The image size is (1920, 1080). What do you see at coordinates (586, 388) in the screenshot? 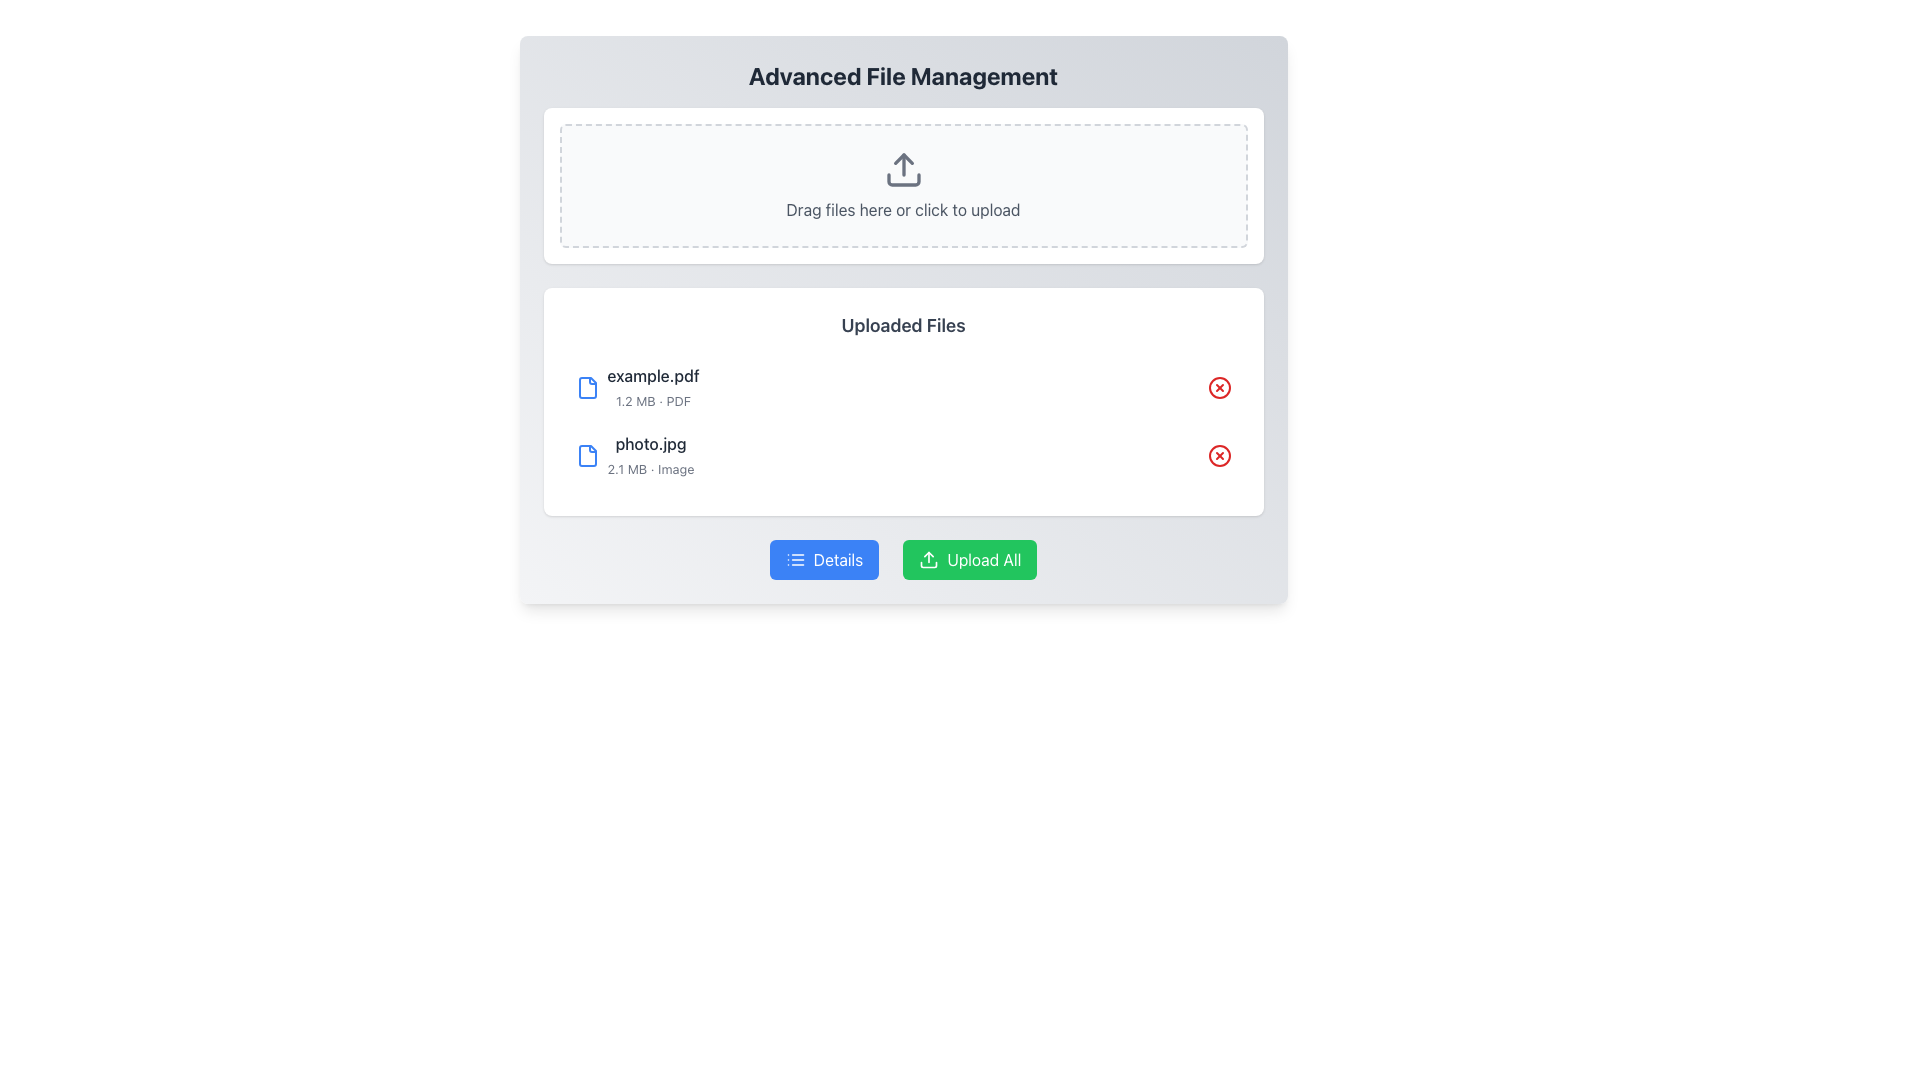
I see `the blue file icon located to the left of the text 'example.pdf'` at bounding box center [586, 388].